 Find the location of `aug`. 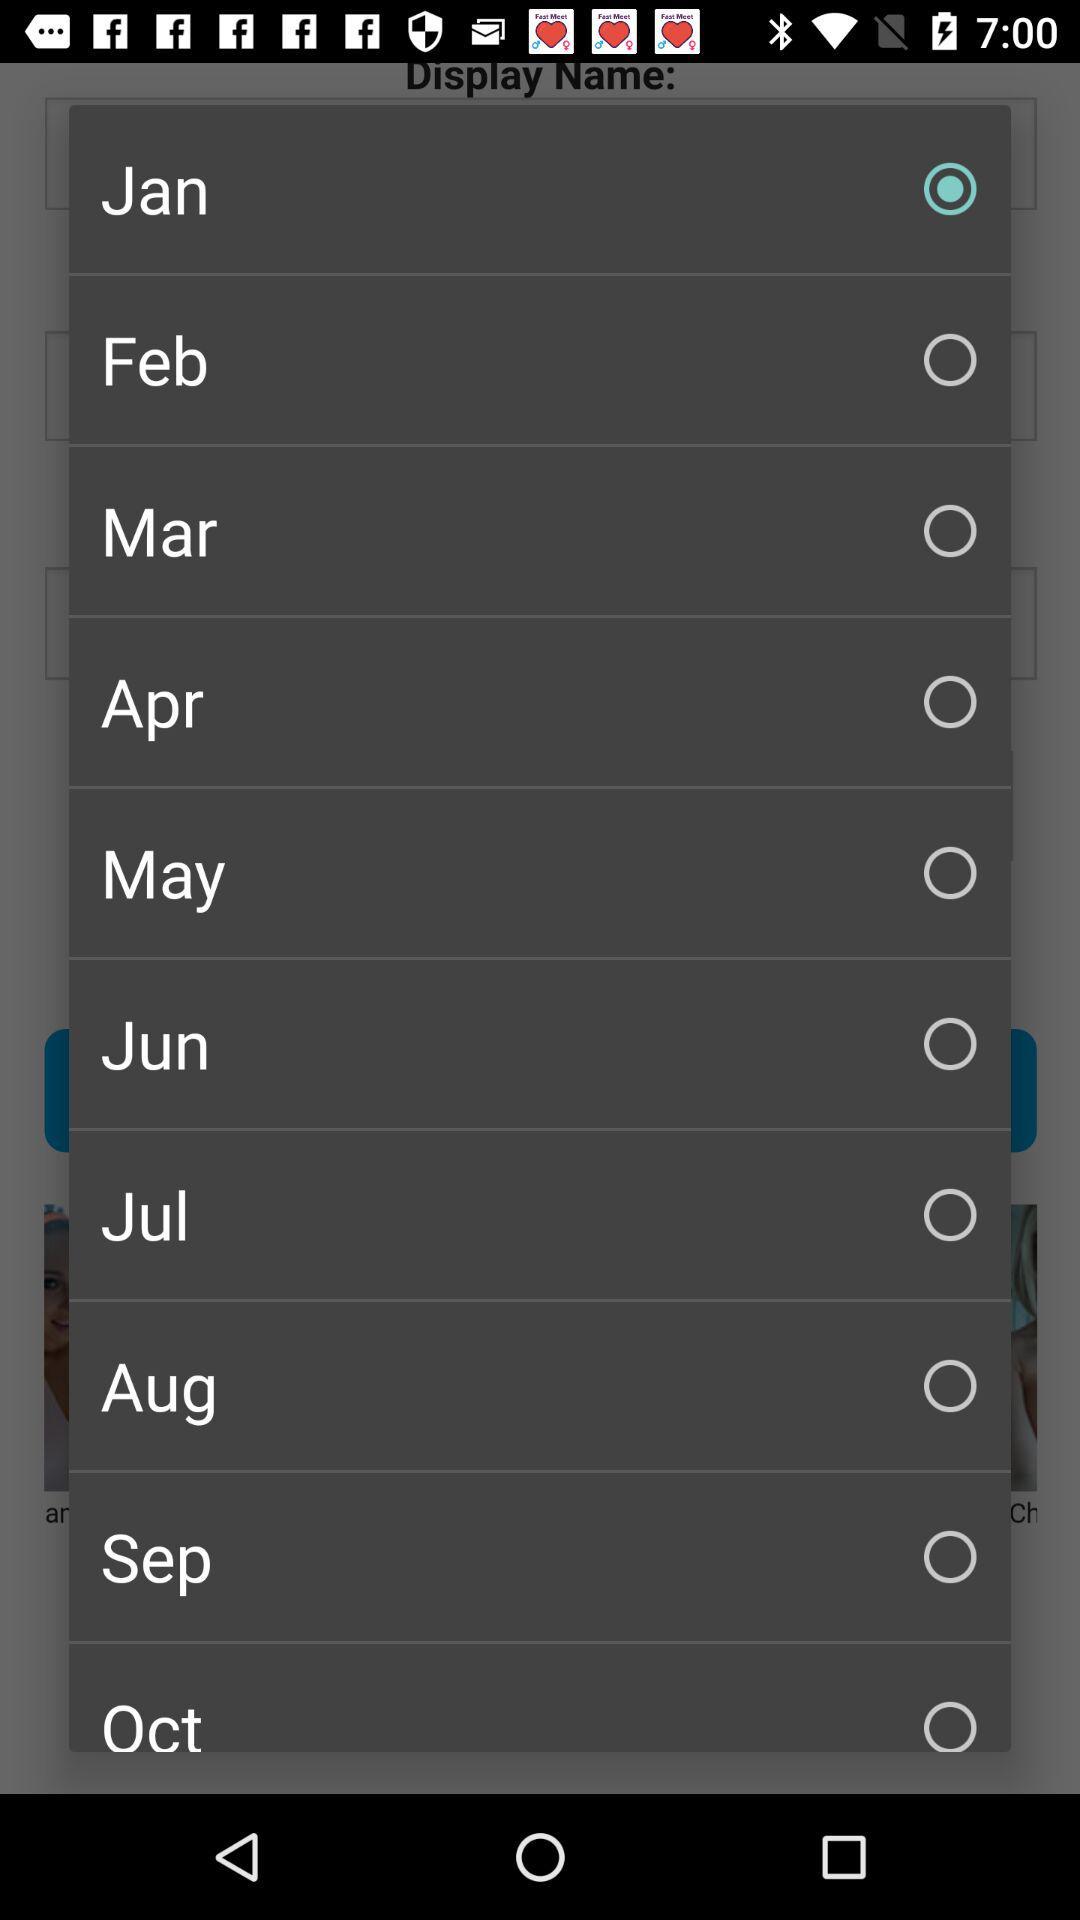

aug is located at coordinates (540, 1385).